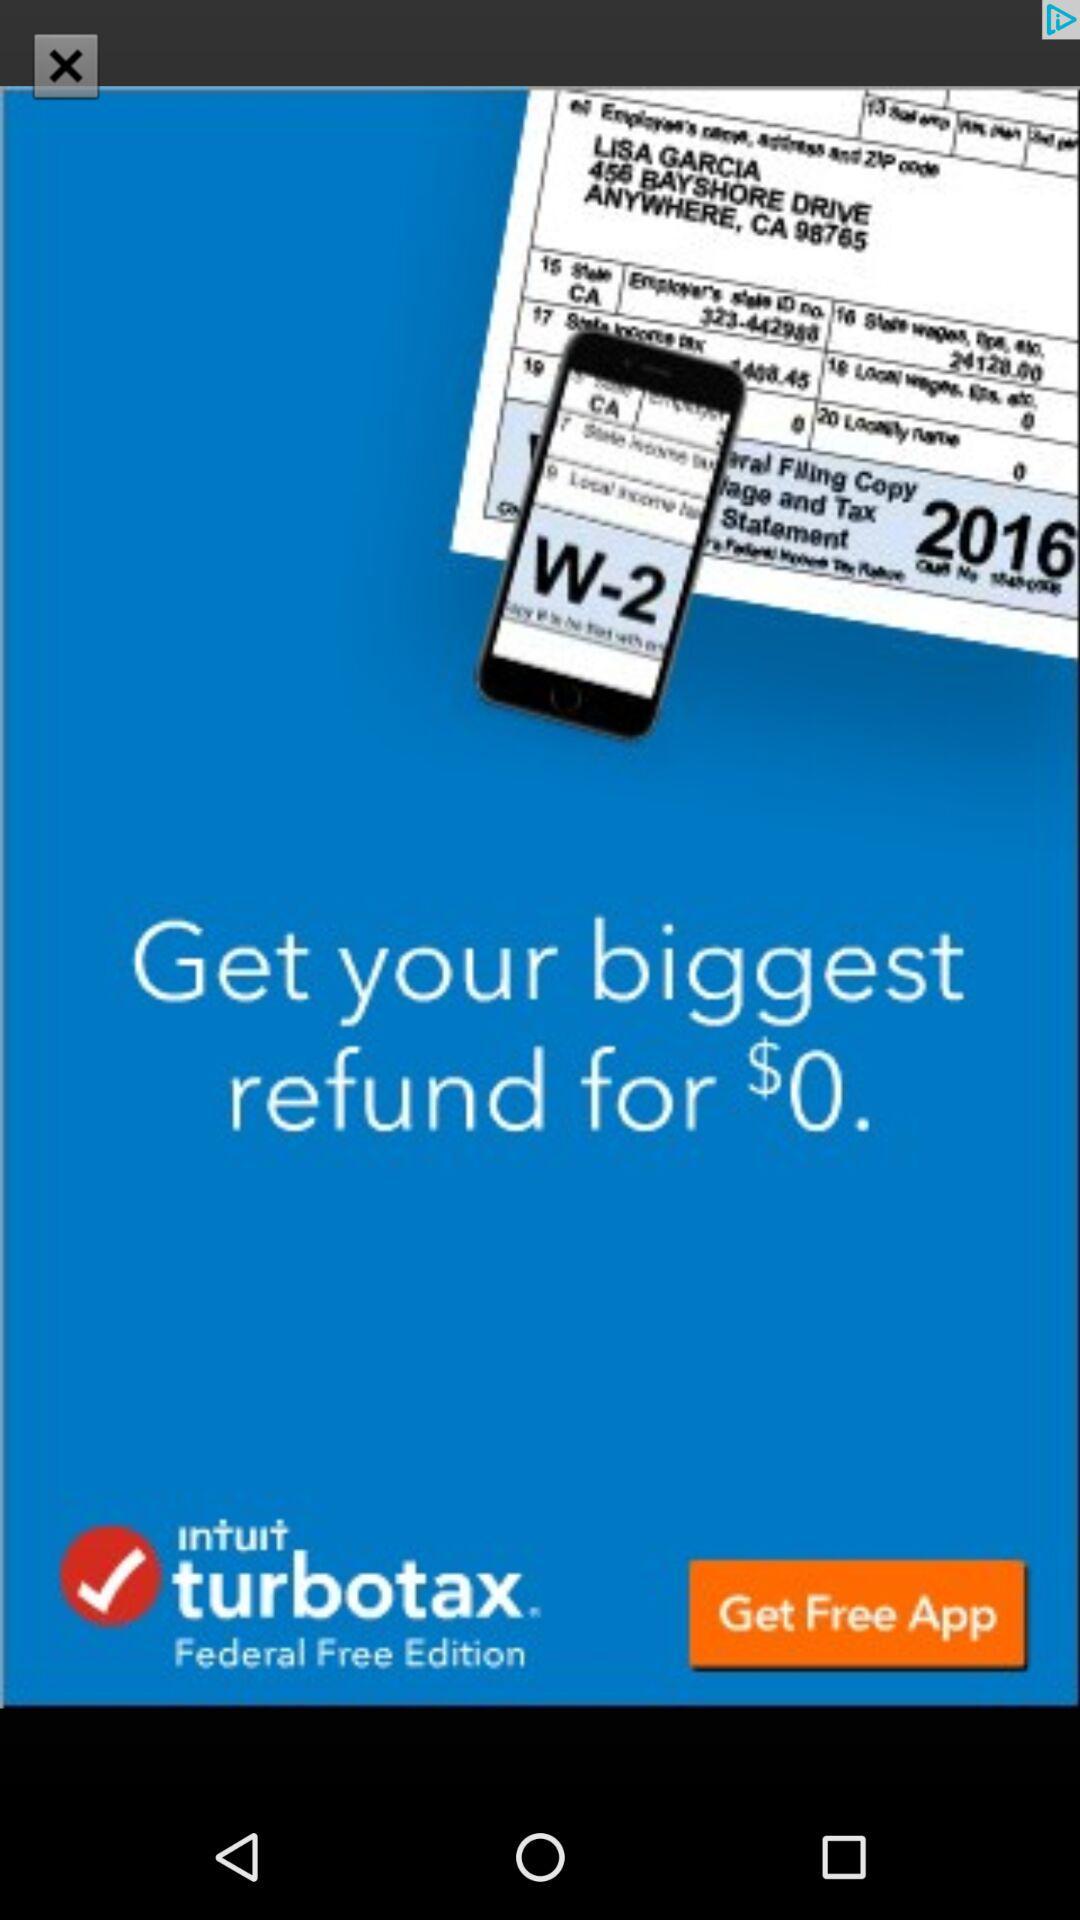  Describe the element at coordinates (64, 70) in the screenshot. I see `the close icon` at that location.